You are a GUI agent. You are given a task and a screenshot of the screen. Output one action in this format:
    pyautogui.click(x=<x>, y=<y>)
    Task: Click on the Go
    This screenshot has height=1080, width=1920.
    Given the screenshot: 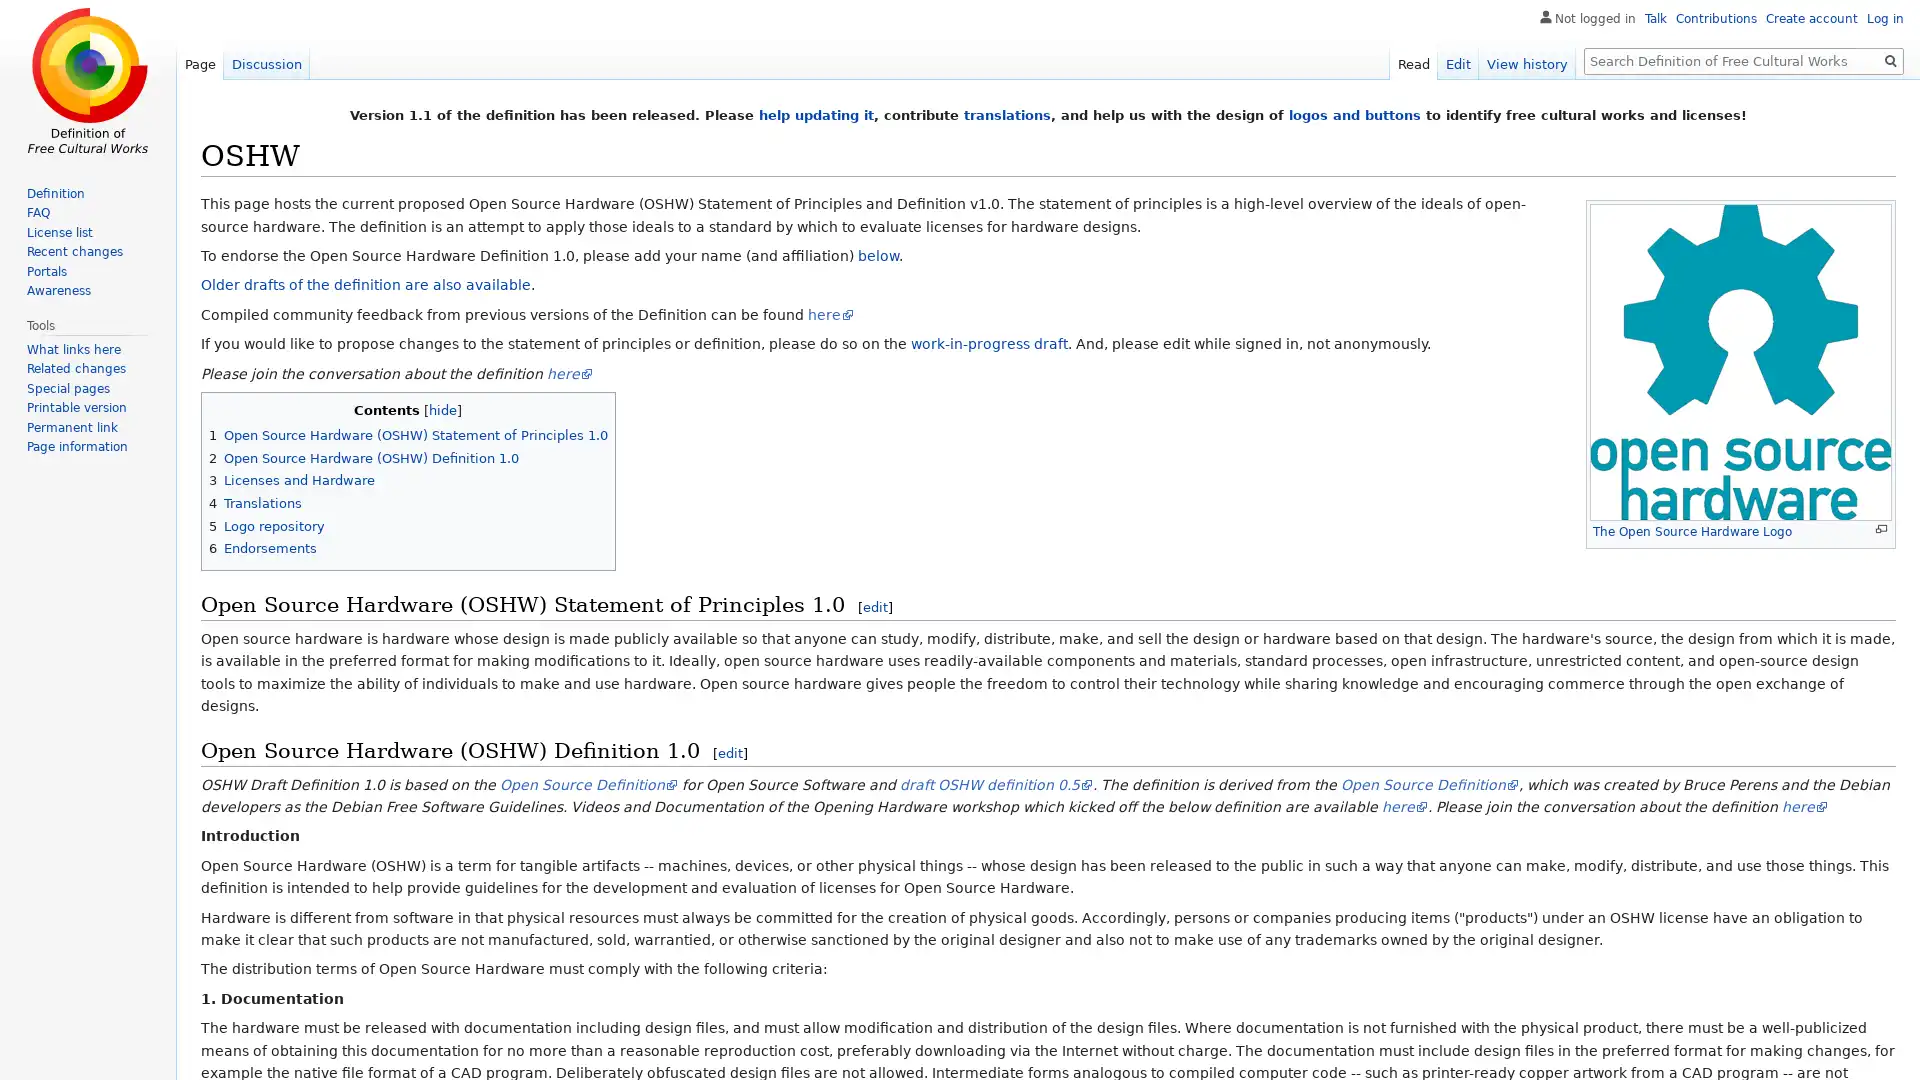 What is the action you would take?
    pyautogui.click(x=1890, y=60)
    